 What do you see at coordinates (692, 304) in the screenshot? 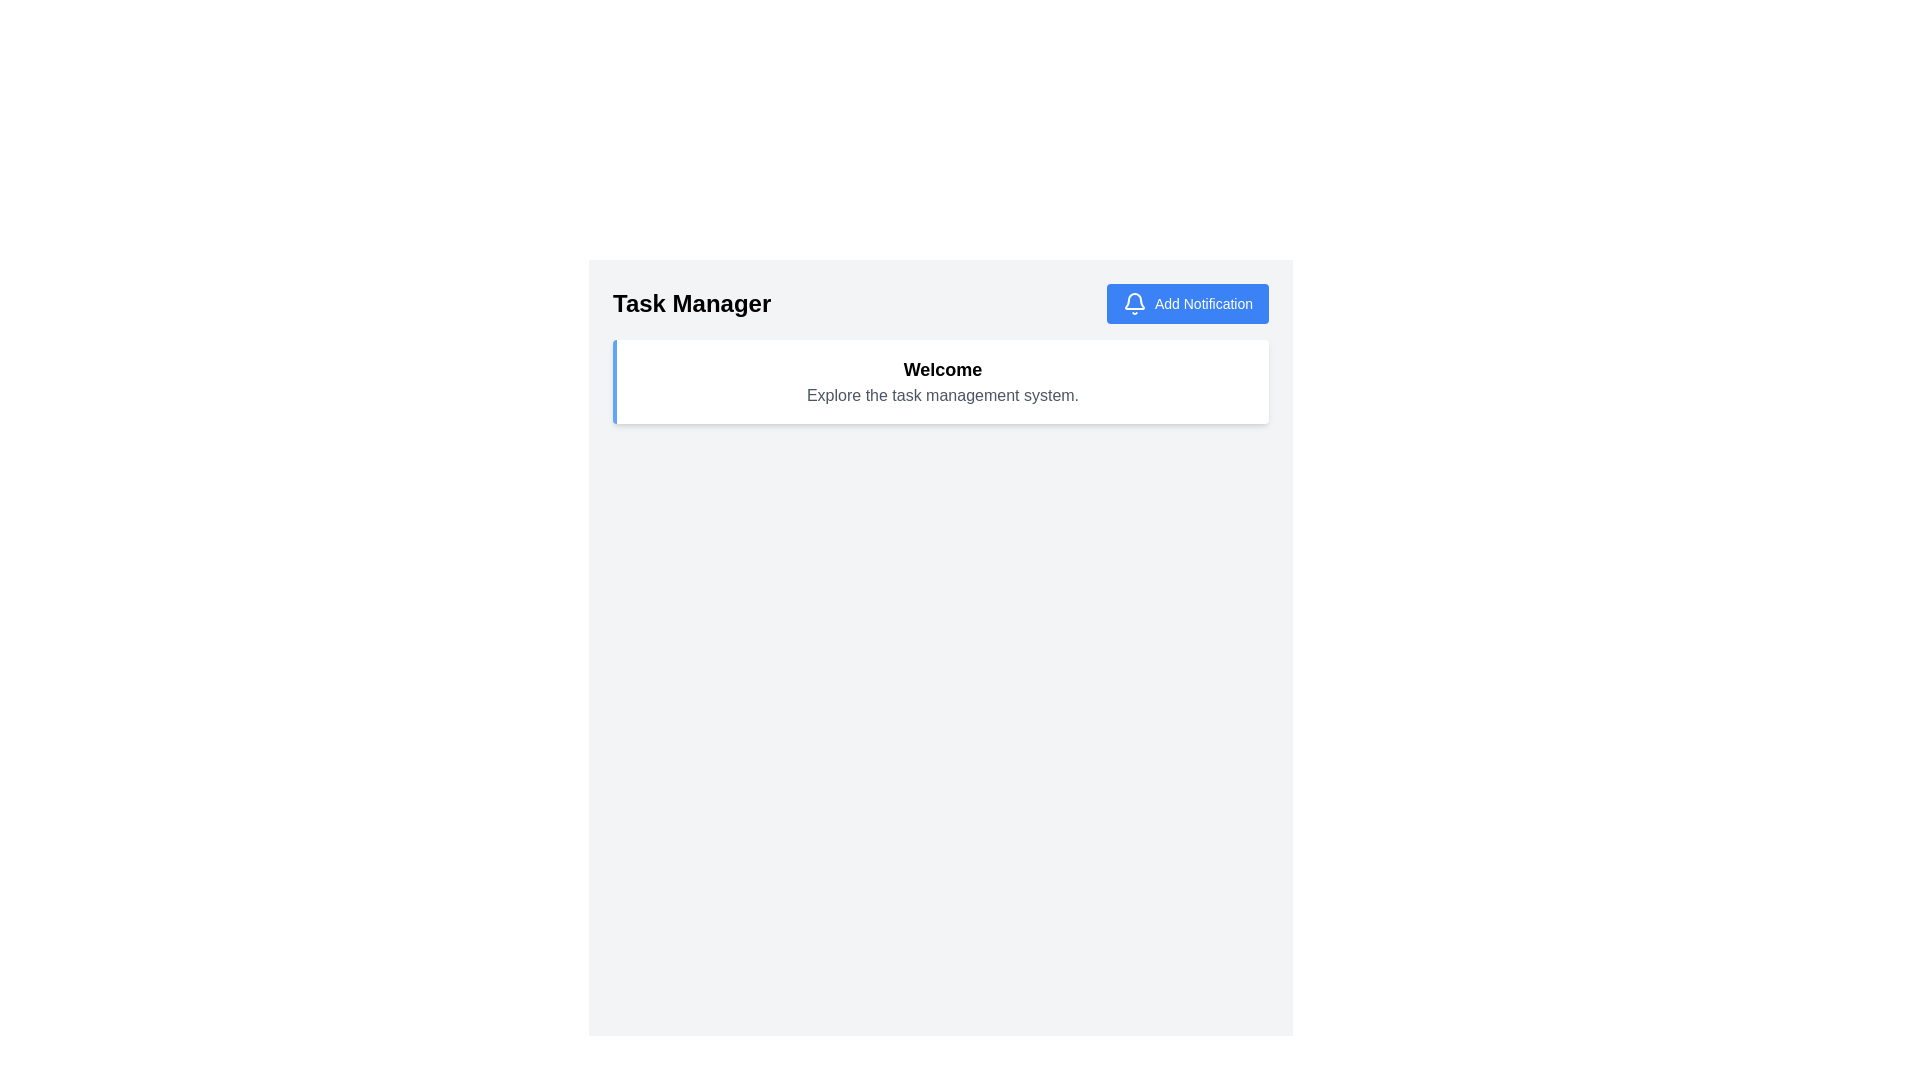
I see `the static text label that serves as the header for the task management interface, located at the top left before the 'Add Notification' button` at bounding box center [692, 304].